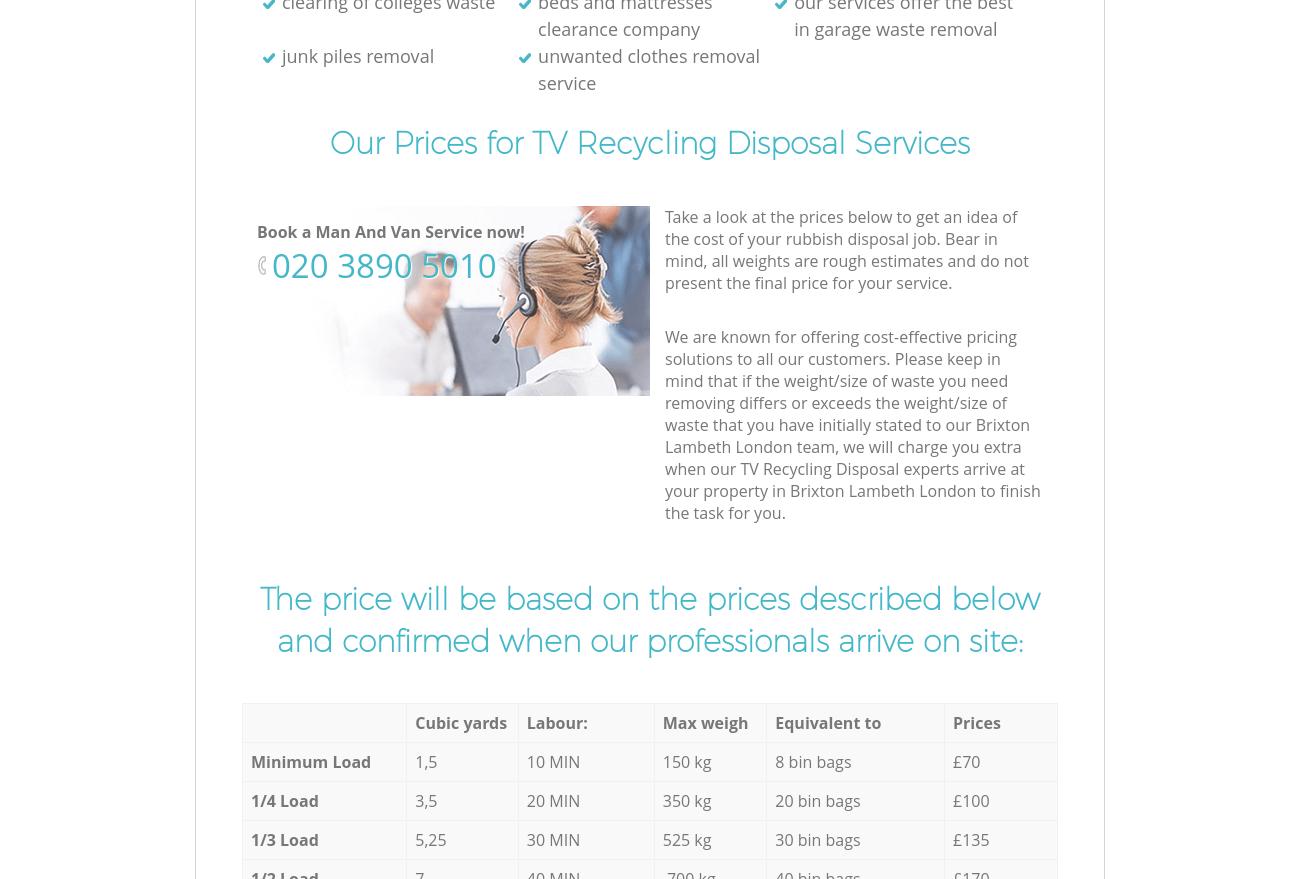 The width and height of the screenshot is (1300, 879). Describe the element at coordinates (813, 762) in the screenshot. I see `'8 bin bags'` at that location.